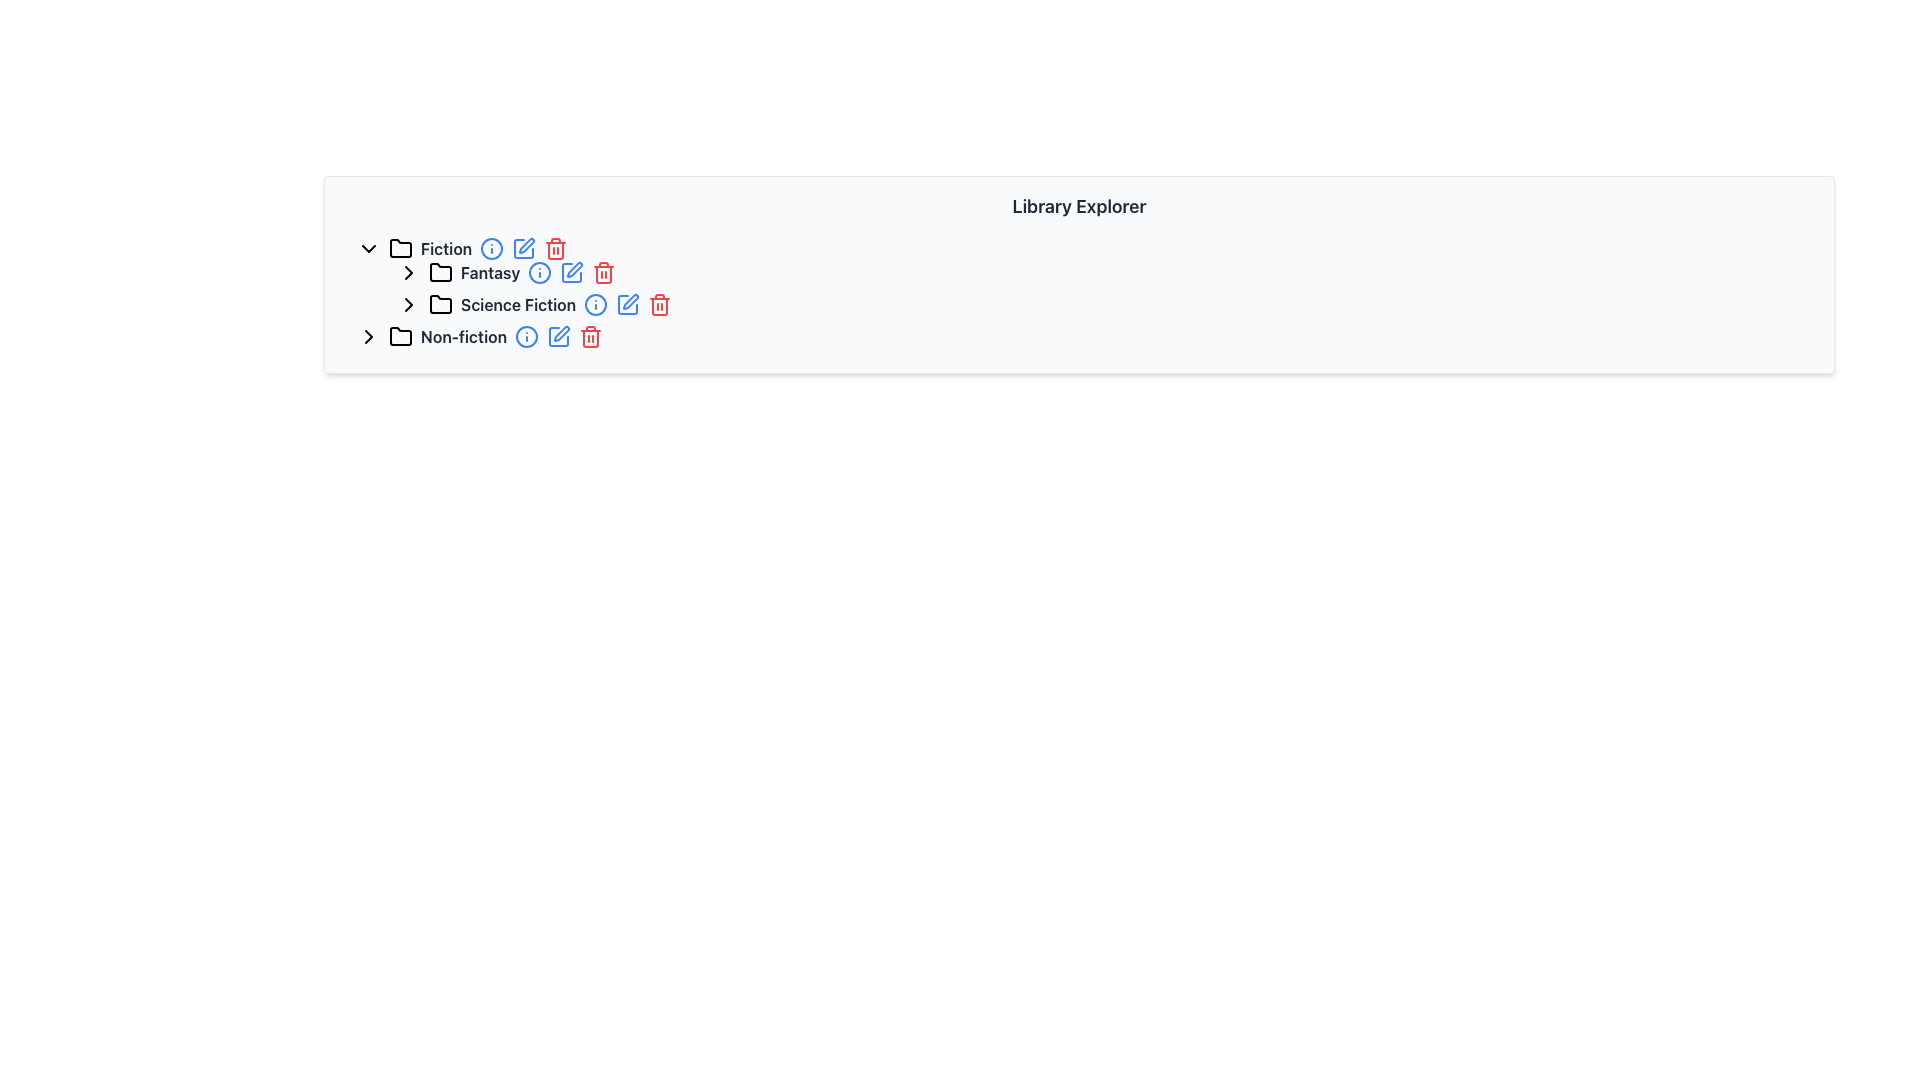 The height and width of the screenshot is (1080, 1920). What do you see at coordinates (571, 273) in the screenshot?
I see `the edit button for the 'Fantasy' category, which is the second action control button in the tree structure` at bounding box center [571, 273].